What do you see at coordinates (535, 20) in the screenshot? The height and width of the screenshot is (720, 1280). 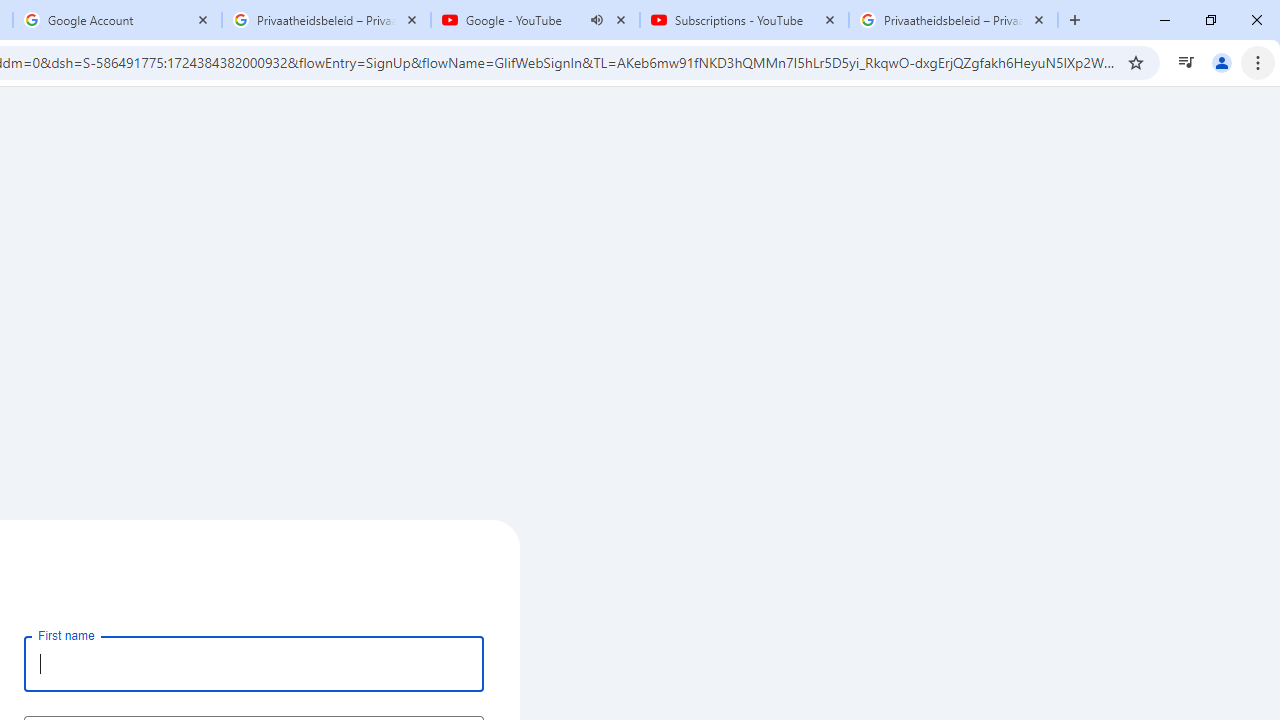 I see `'Google - YouTube - Audio playing'` at bounding box center [535, 20].